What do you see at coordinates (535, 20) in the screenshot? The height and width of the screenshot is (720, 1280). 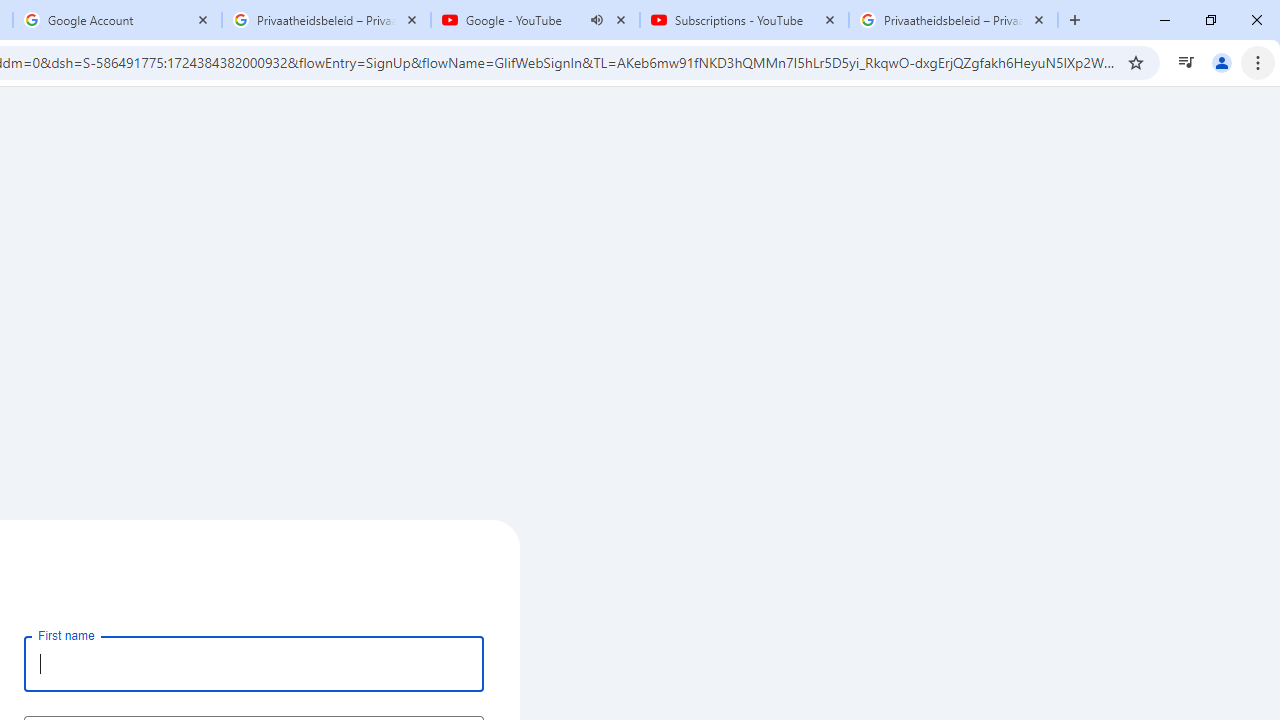 I see `'Google - YouTube - Audio playing'` at bounding box center [535, 20].